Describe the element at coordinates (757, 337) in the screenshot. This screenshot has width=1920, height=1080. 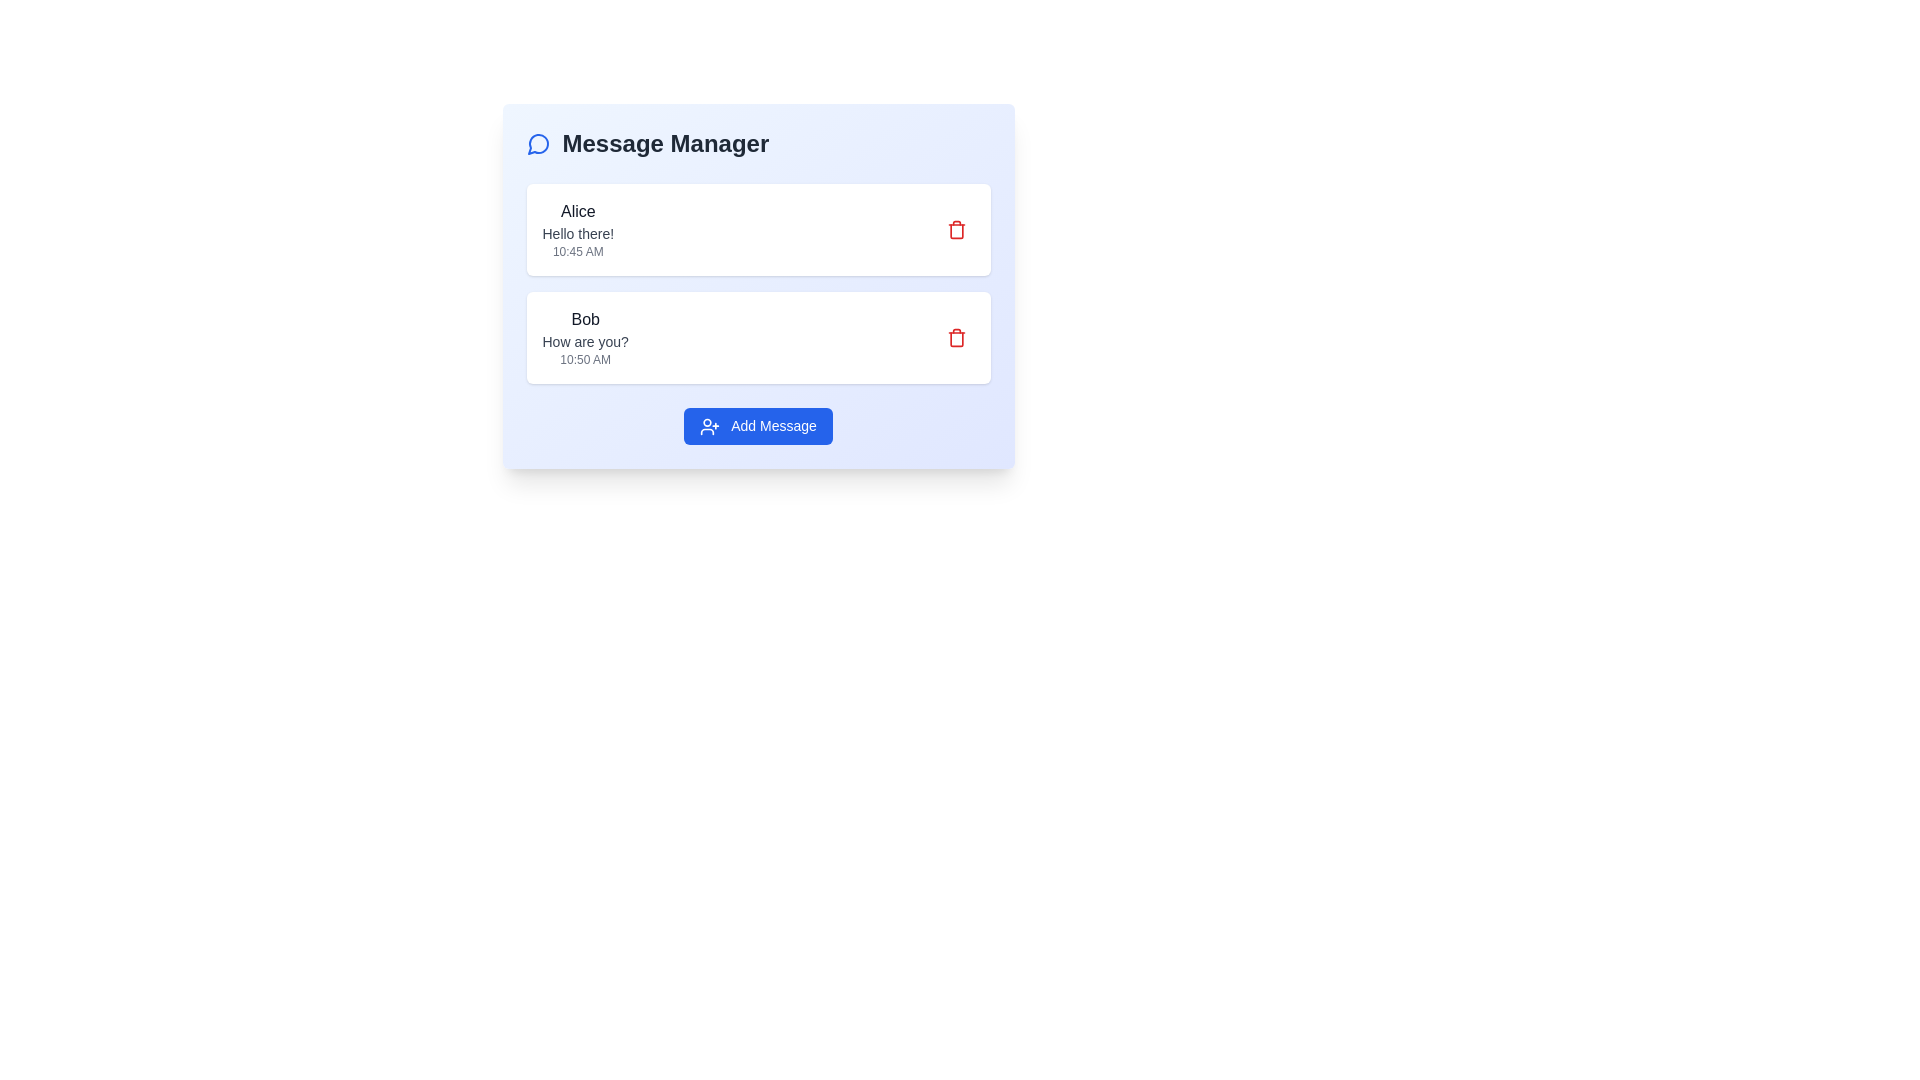
I see `the message card containing the headline 'Bob', which is the second card in the vertically stacked list of messages` at that location.